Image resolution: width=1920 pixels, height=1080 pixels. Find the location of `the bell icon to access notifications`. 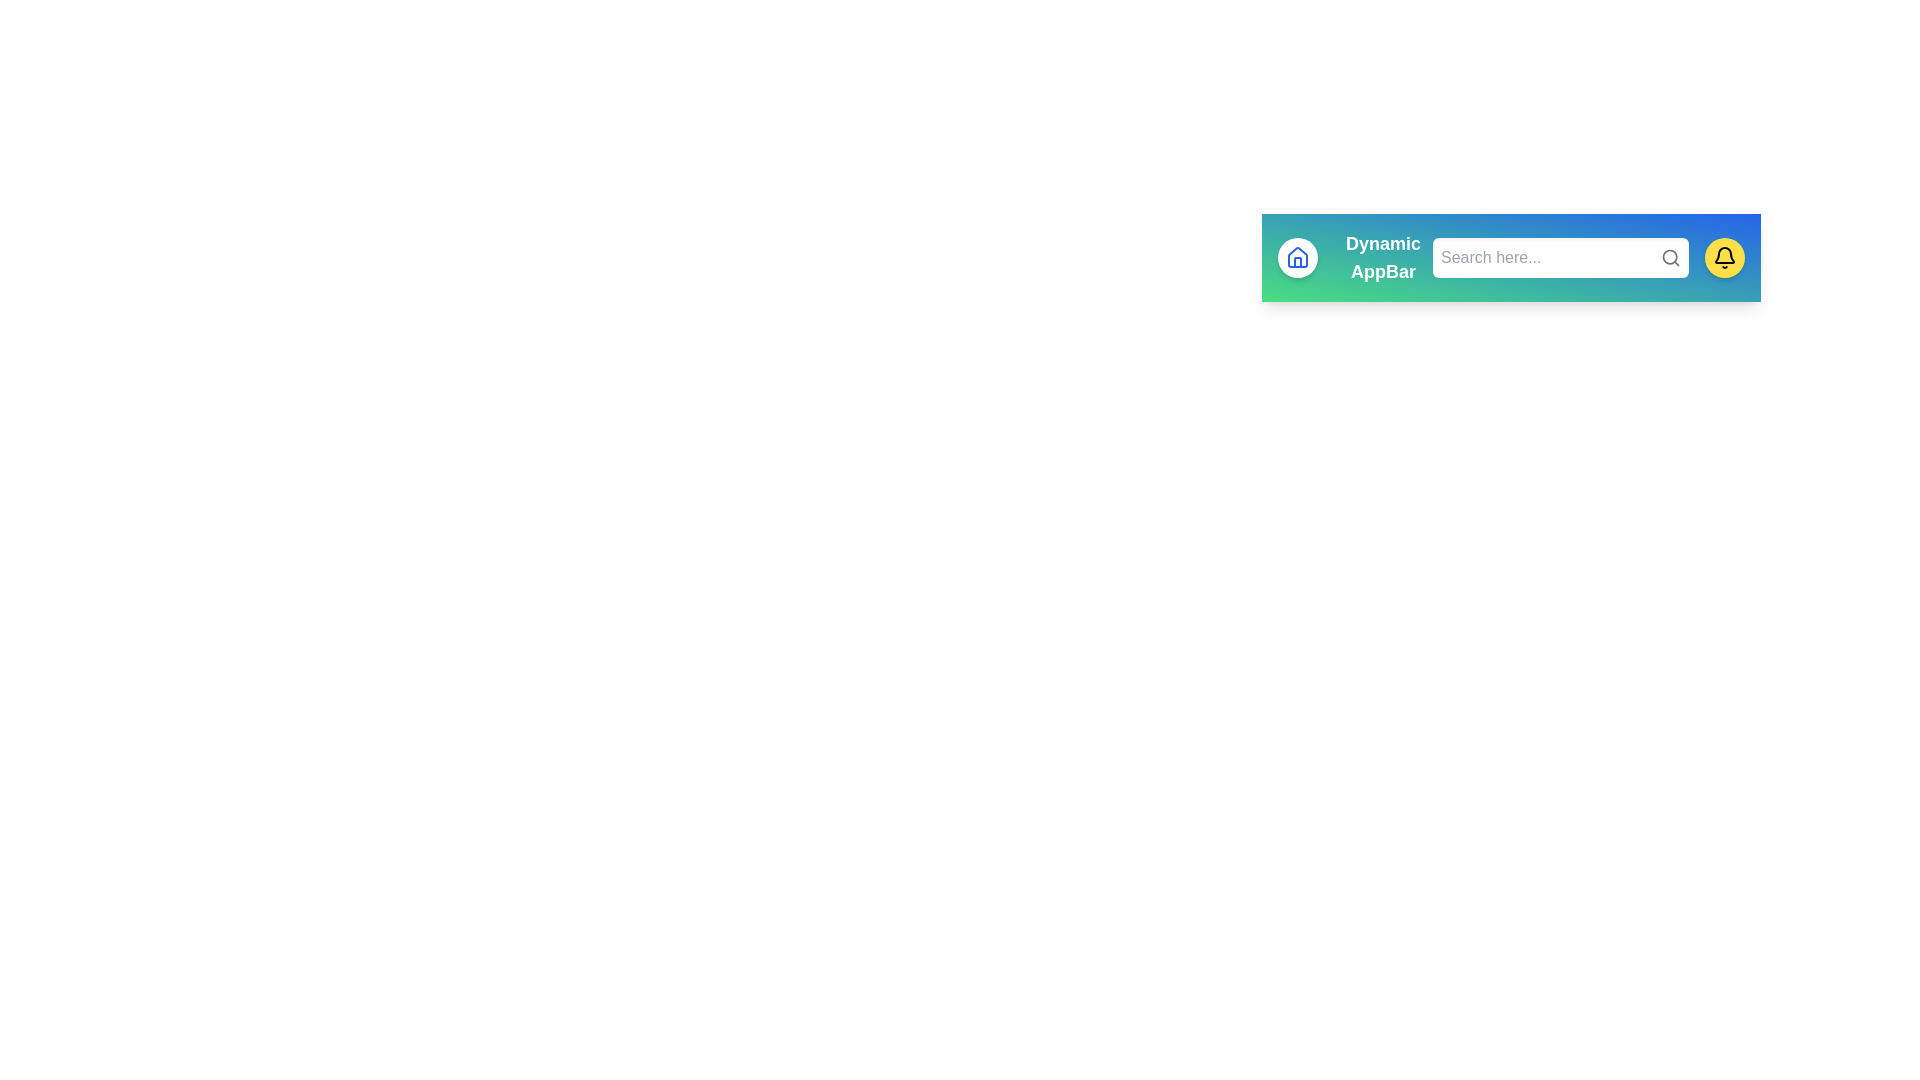

the bell icon to access notifications is located at coordinates (1723, 257).